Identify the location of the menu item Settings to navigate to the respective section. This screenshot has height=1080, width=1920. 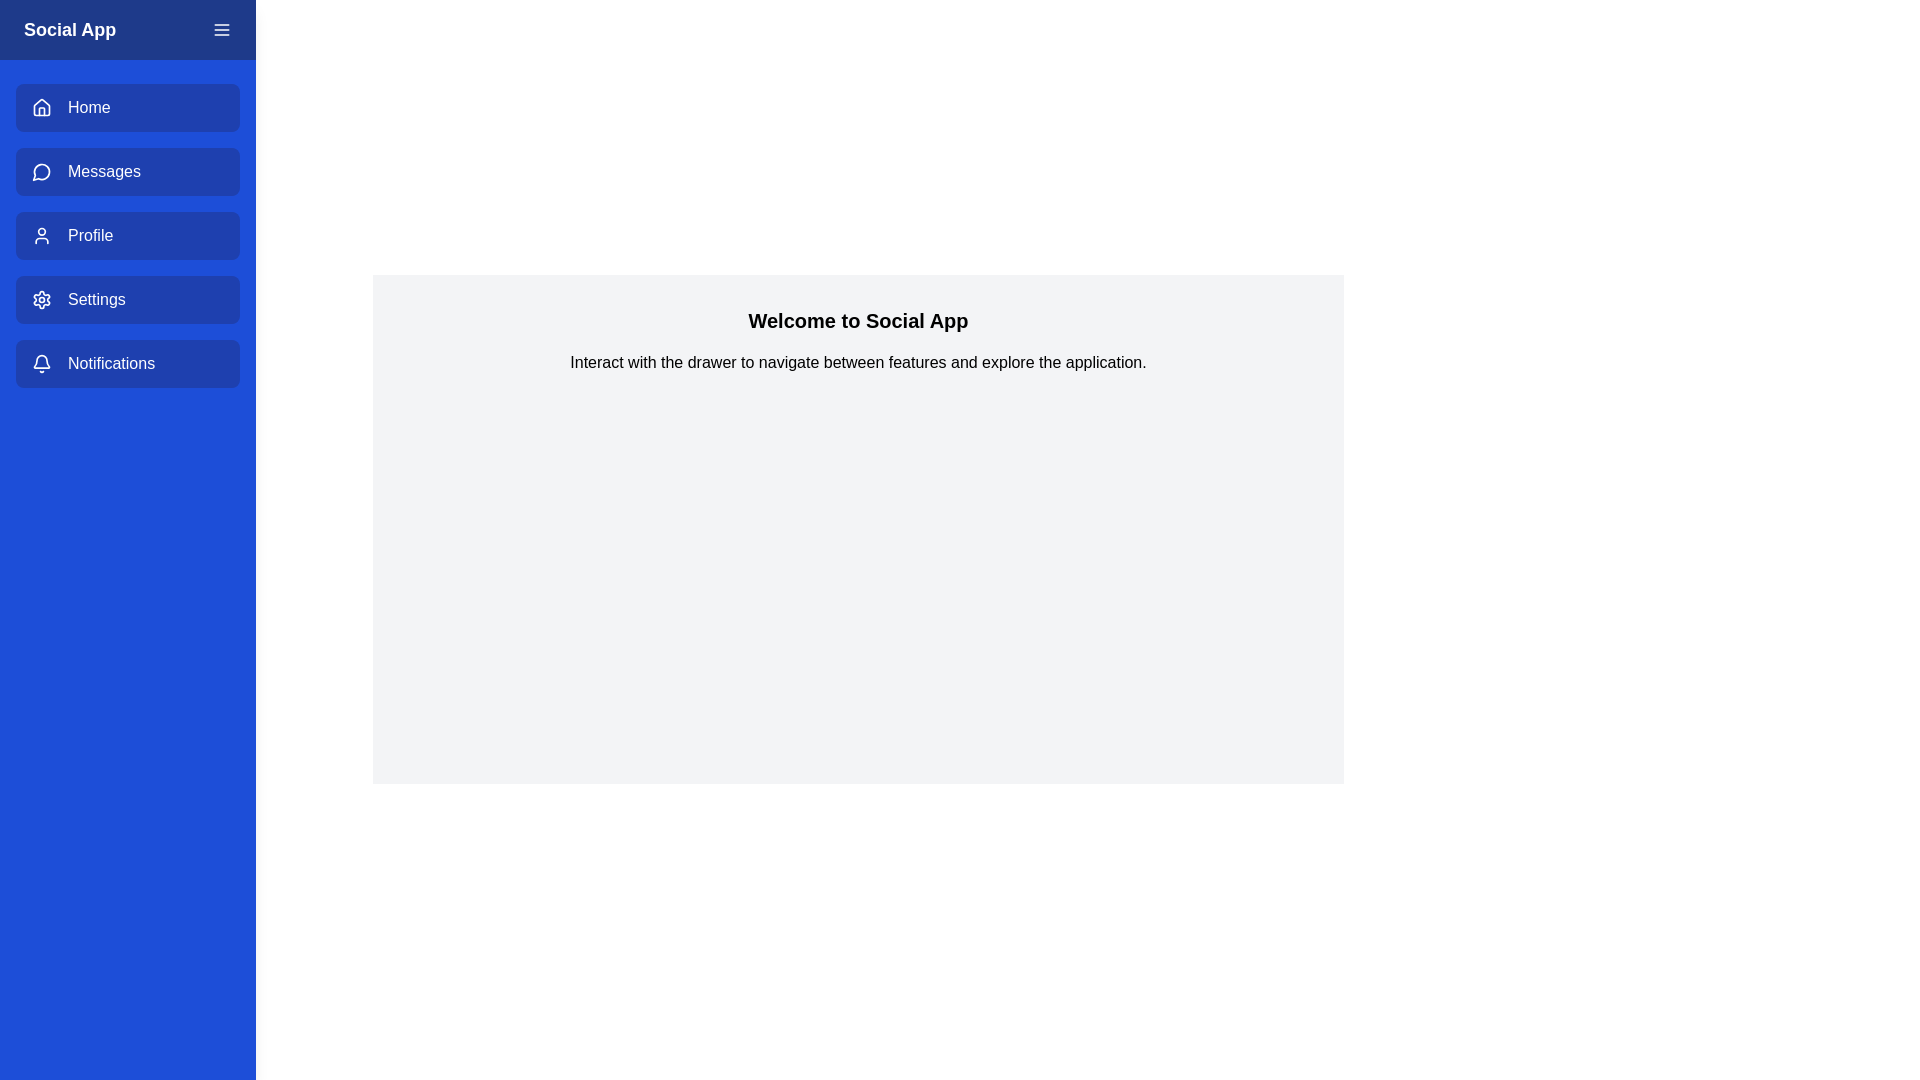
(127, 300).